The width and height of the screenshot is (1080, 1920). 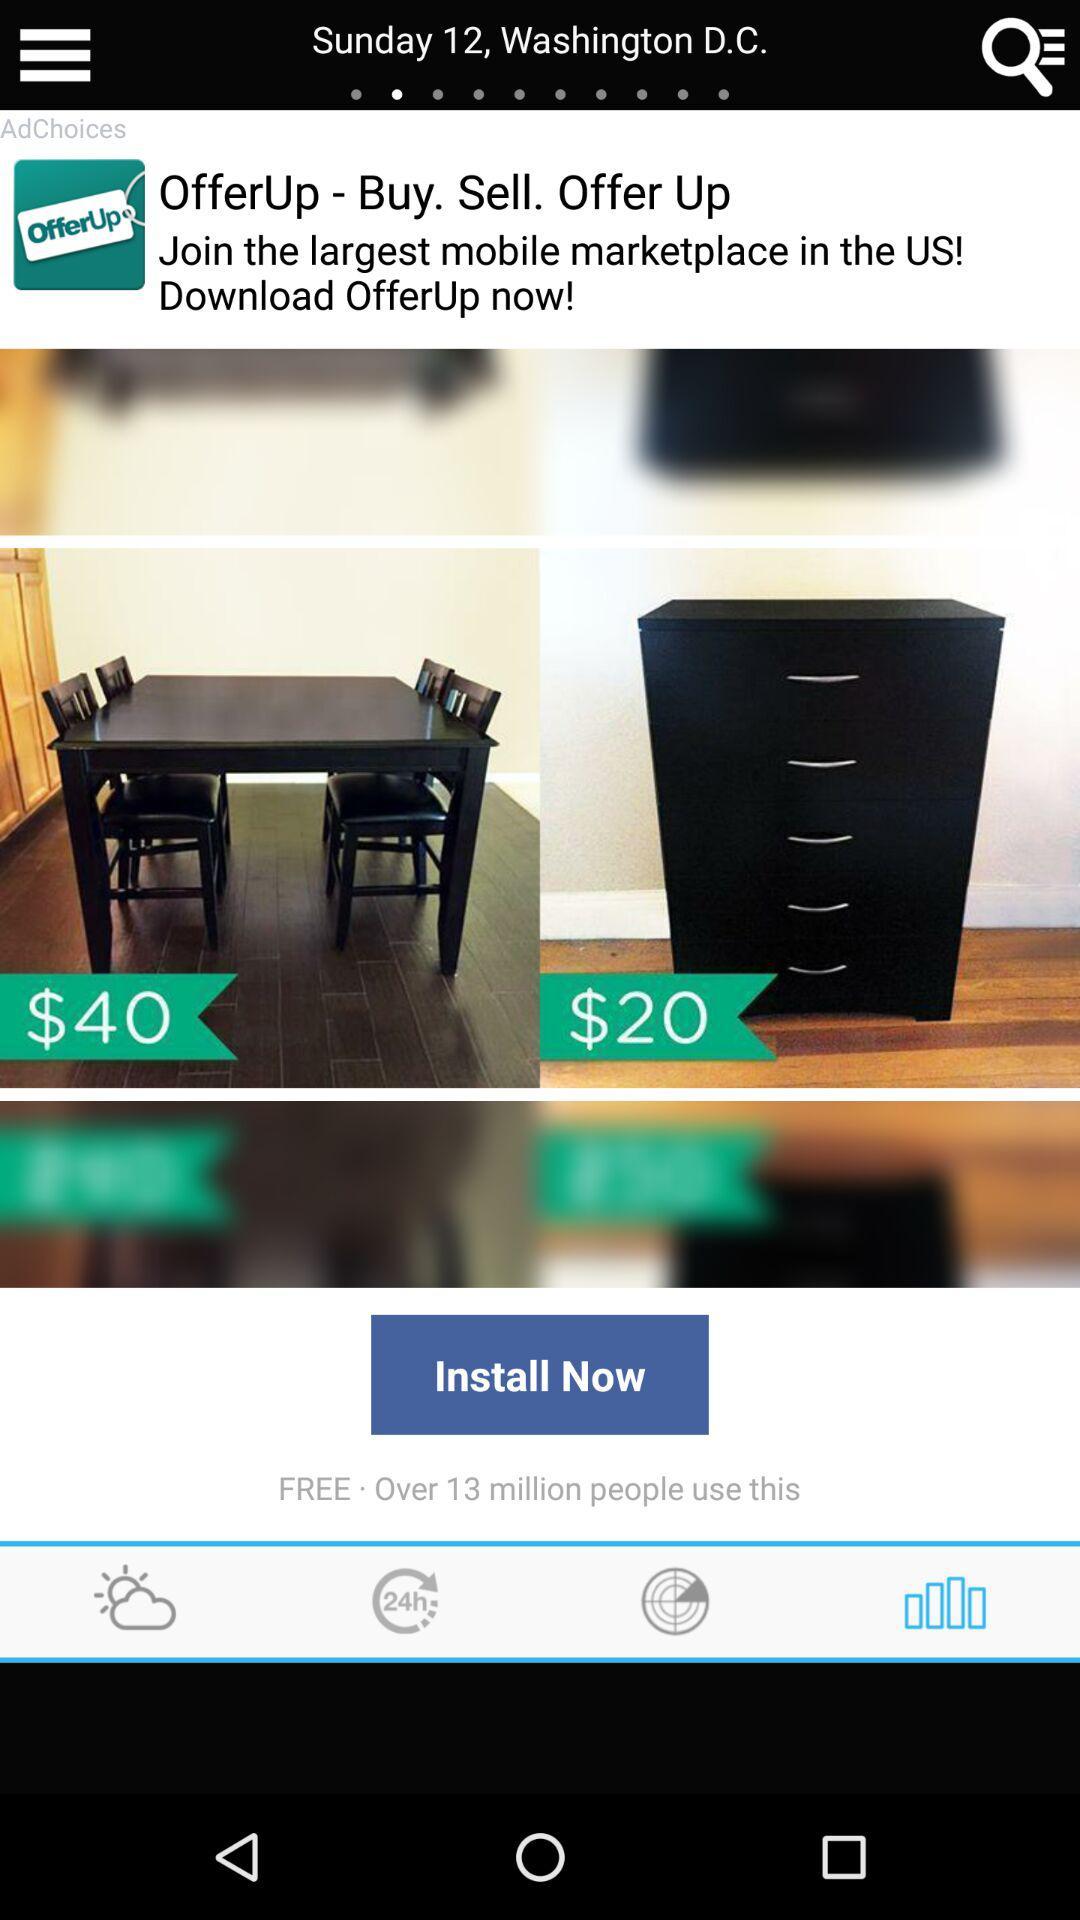 I want to click on open offer up, so click(x=78, y=224).